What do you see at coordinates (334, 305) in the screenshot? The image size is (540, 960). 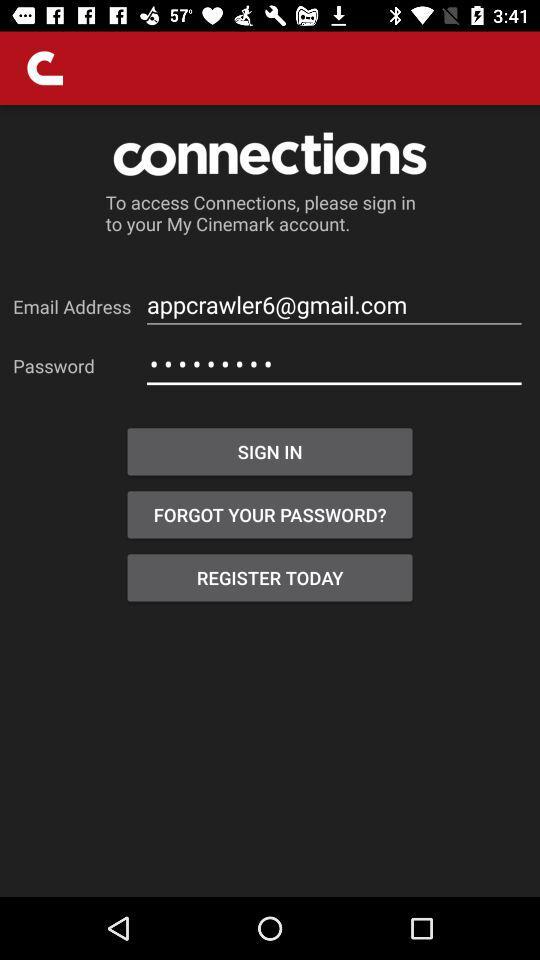 I see `icon above the crowd3116` at bounding box center [334, 305].